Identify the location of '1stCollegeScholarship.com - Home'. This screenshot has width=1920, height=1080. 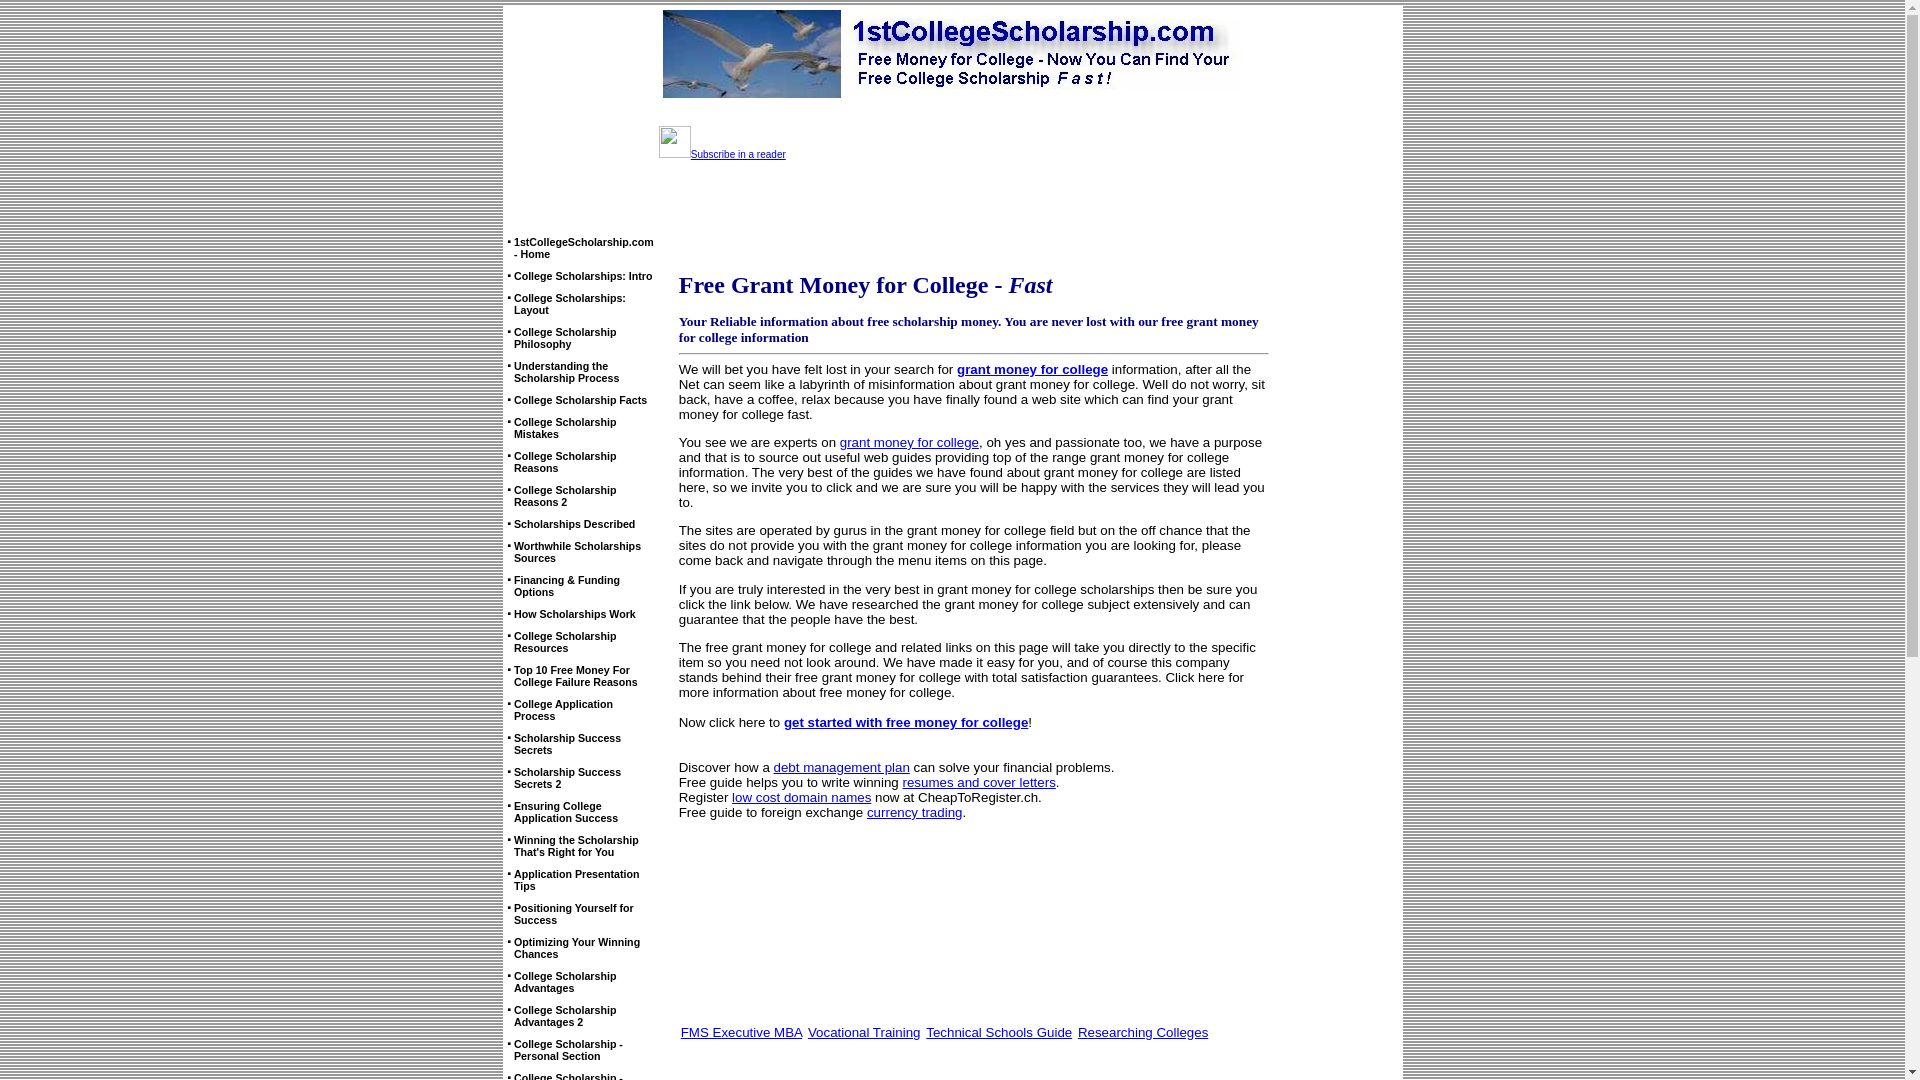
(513, 246).